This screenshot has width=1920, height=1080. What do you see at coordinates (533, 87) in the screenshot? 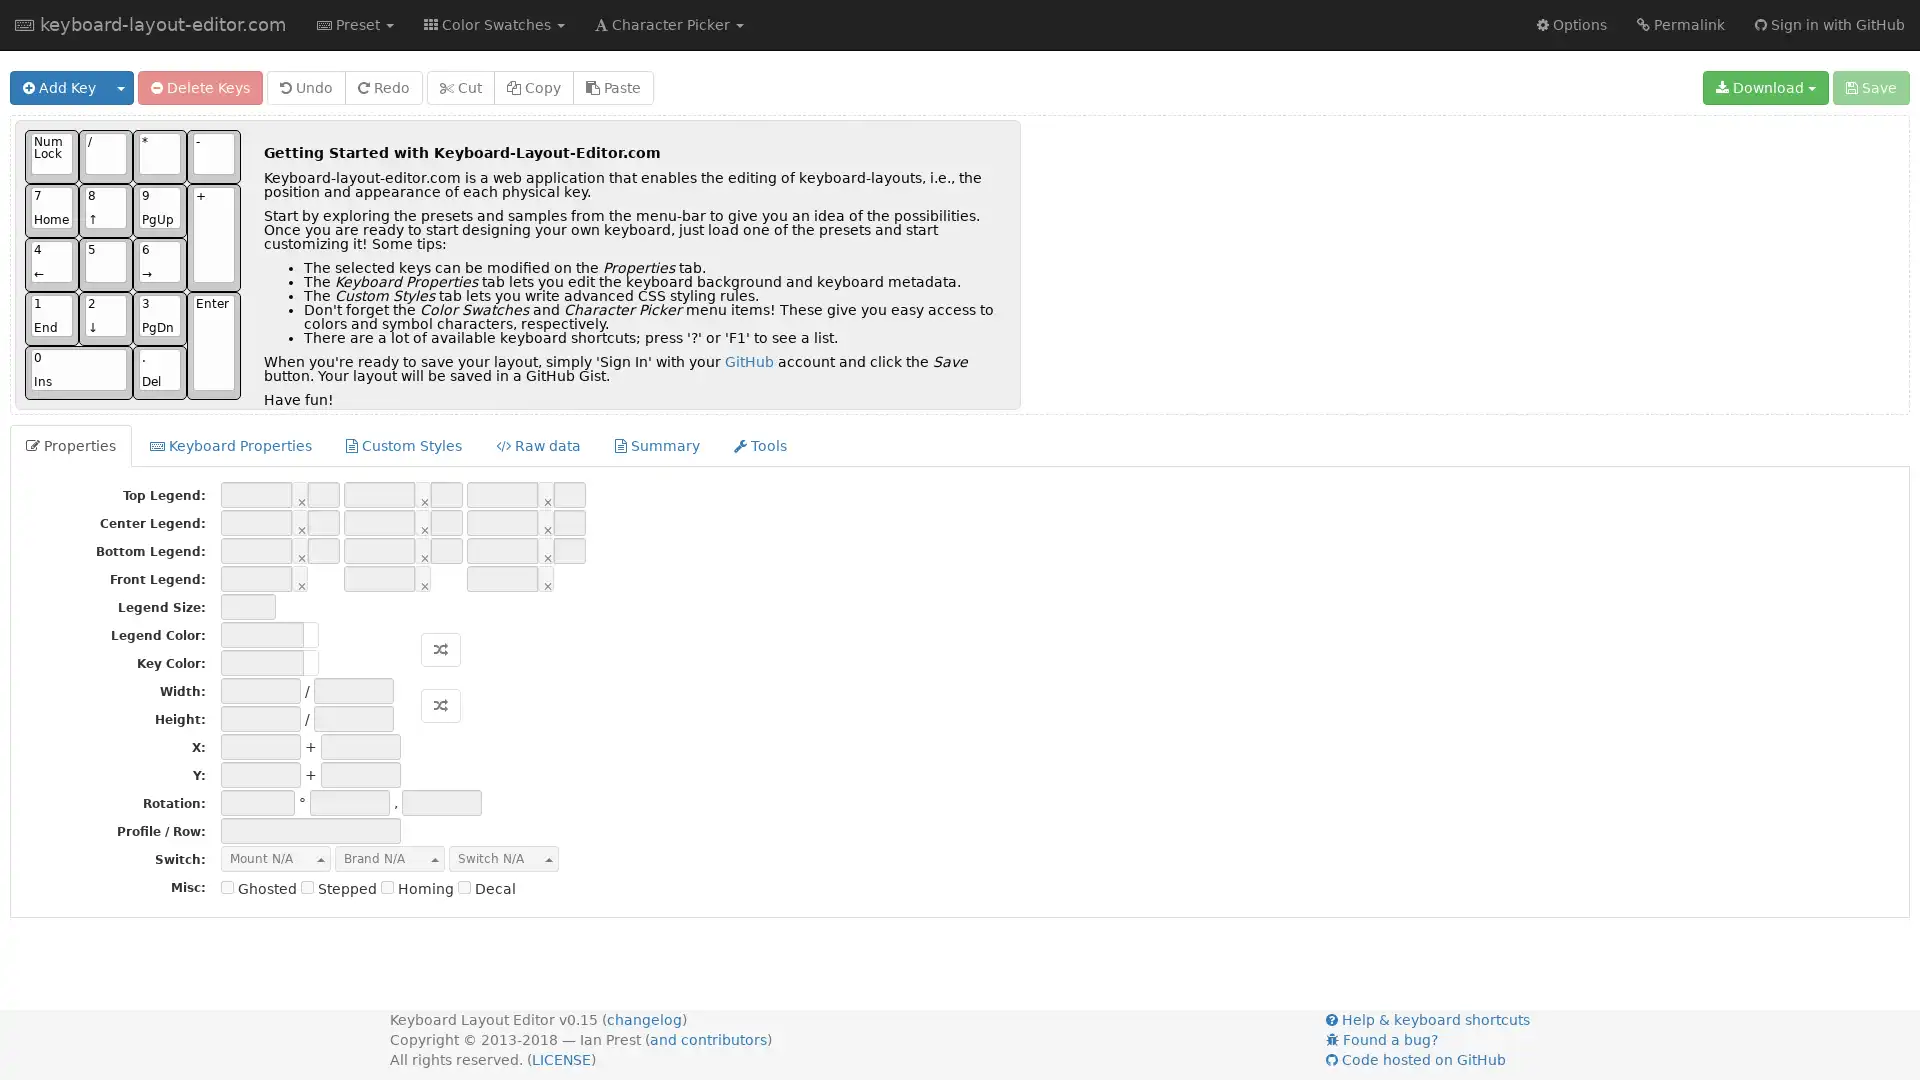
I see `Copy` at bounding box center [533, 87].